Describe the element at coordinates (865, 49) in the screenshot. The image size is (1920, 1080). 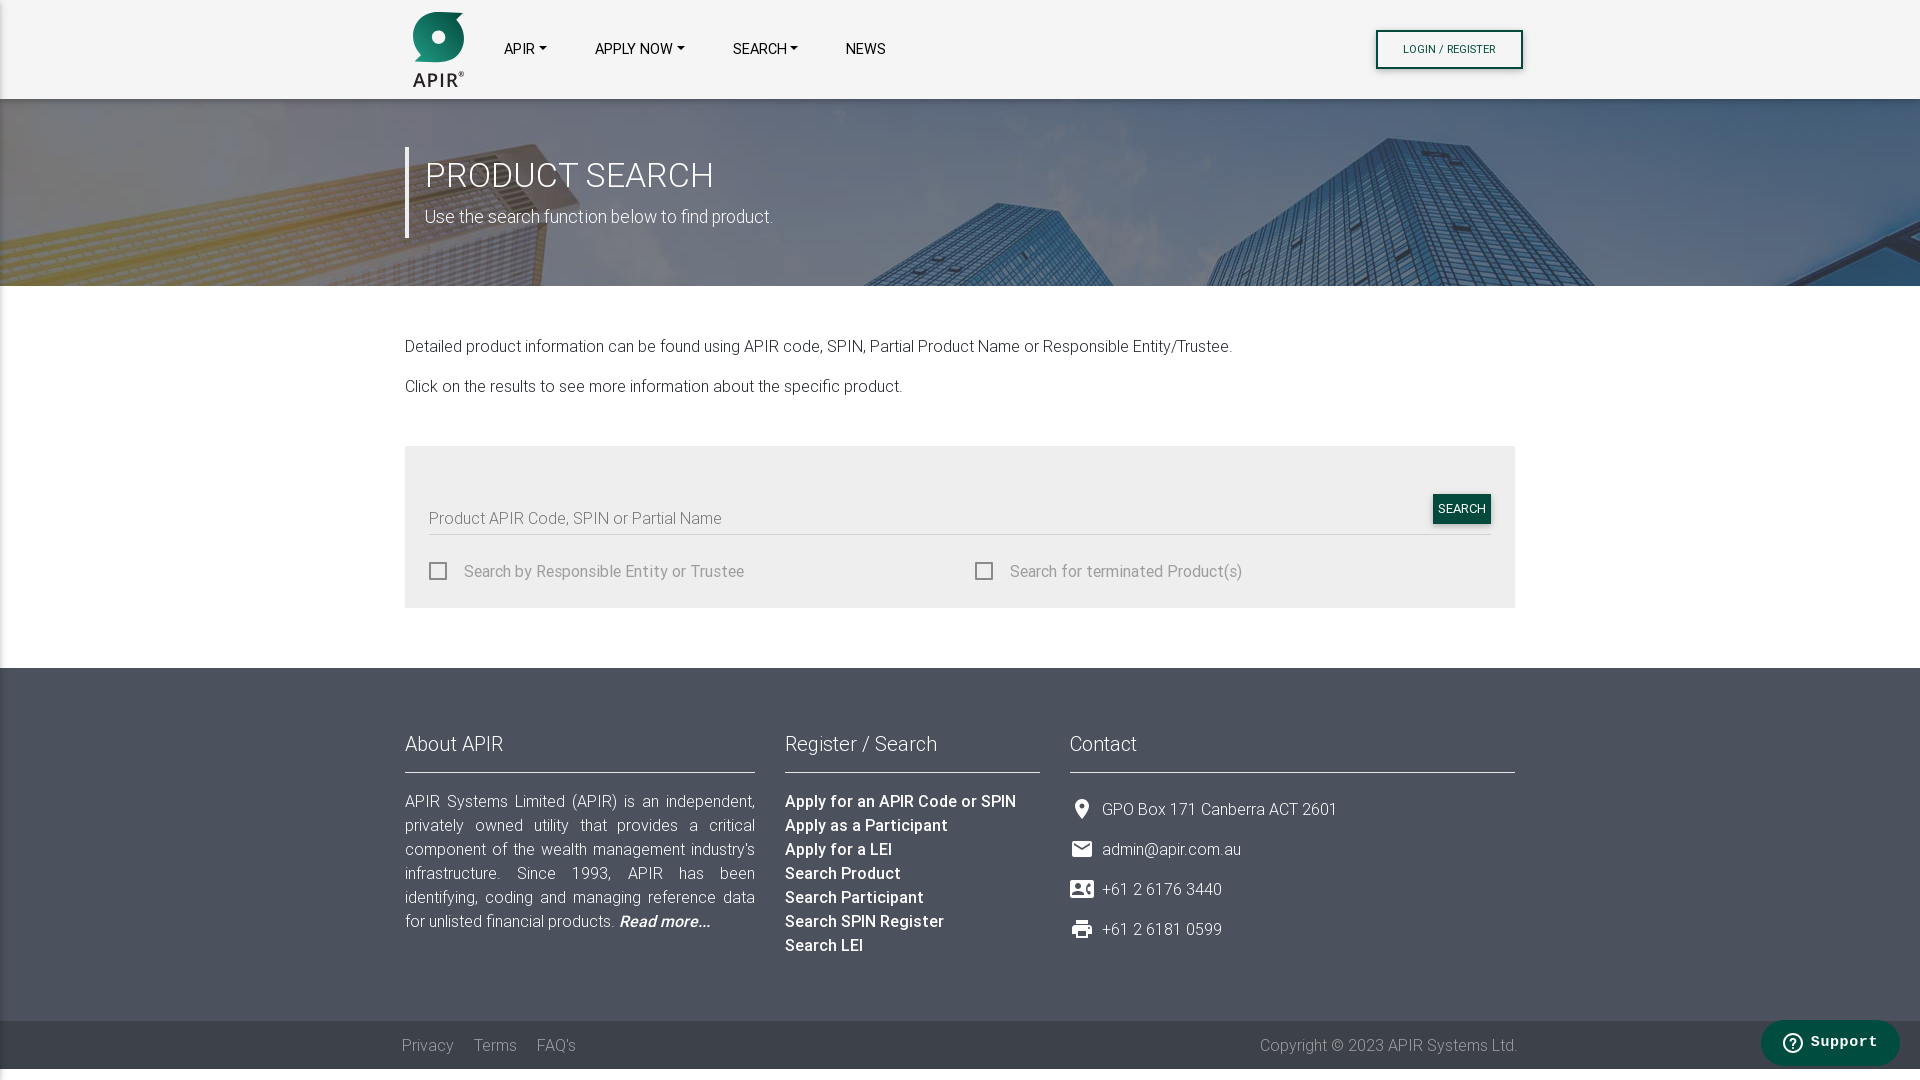
I see `'NEWS'` at that location.